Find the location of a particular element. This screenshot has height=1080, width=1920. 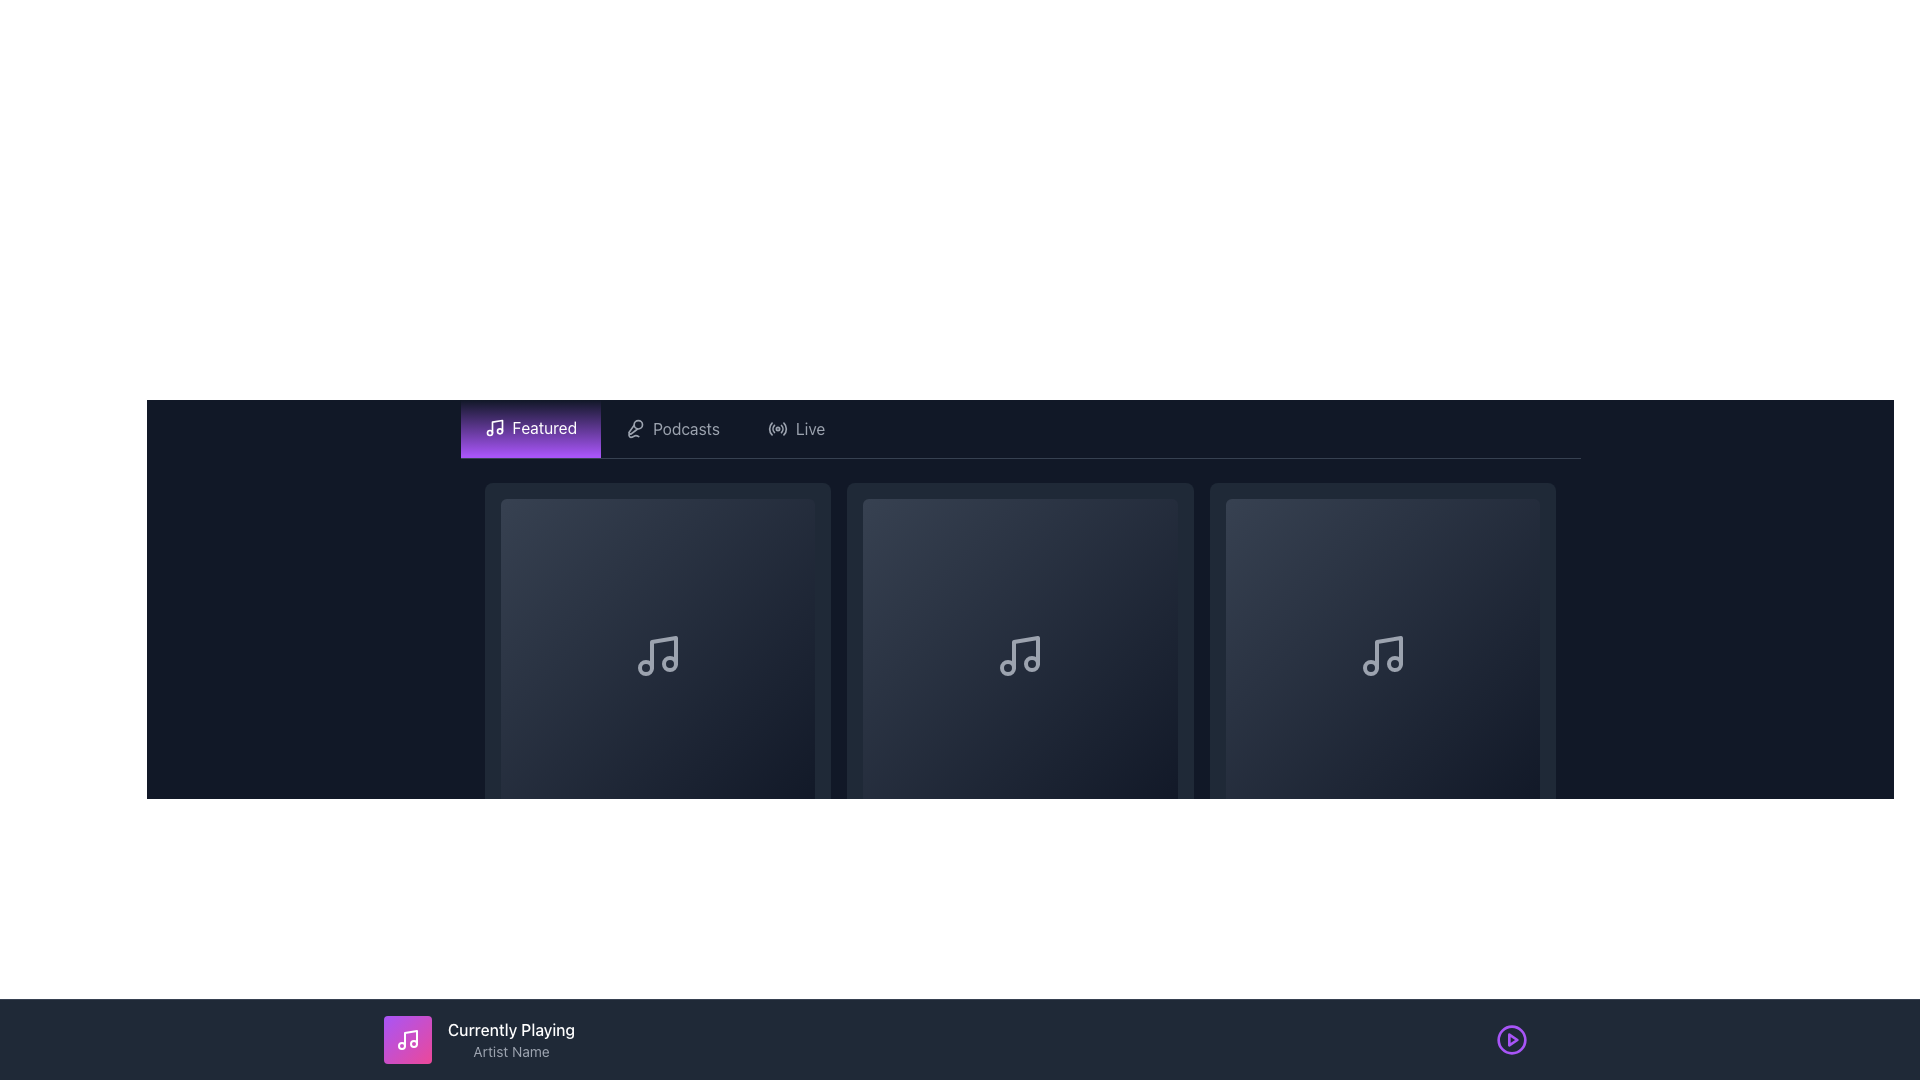

the circular radio wave icon with a central filled dot located in the header navigation bar is located at coordinates (776, 427).